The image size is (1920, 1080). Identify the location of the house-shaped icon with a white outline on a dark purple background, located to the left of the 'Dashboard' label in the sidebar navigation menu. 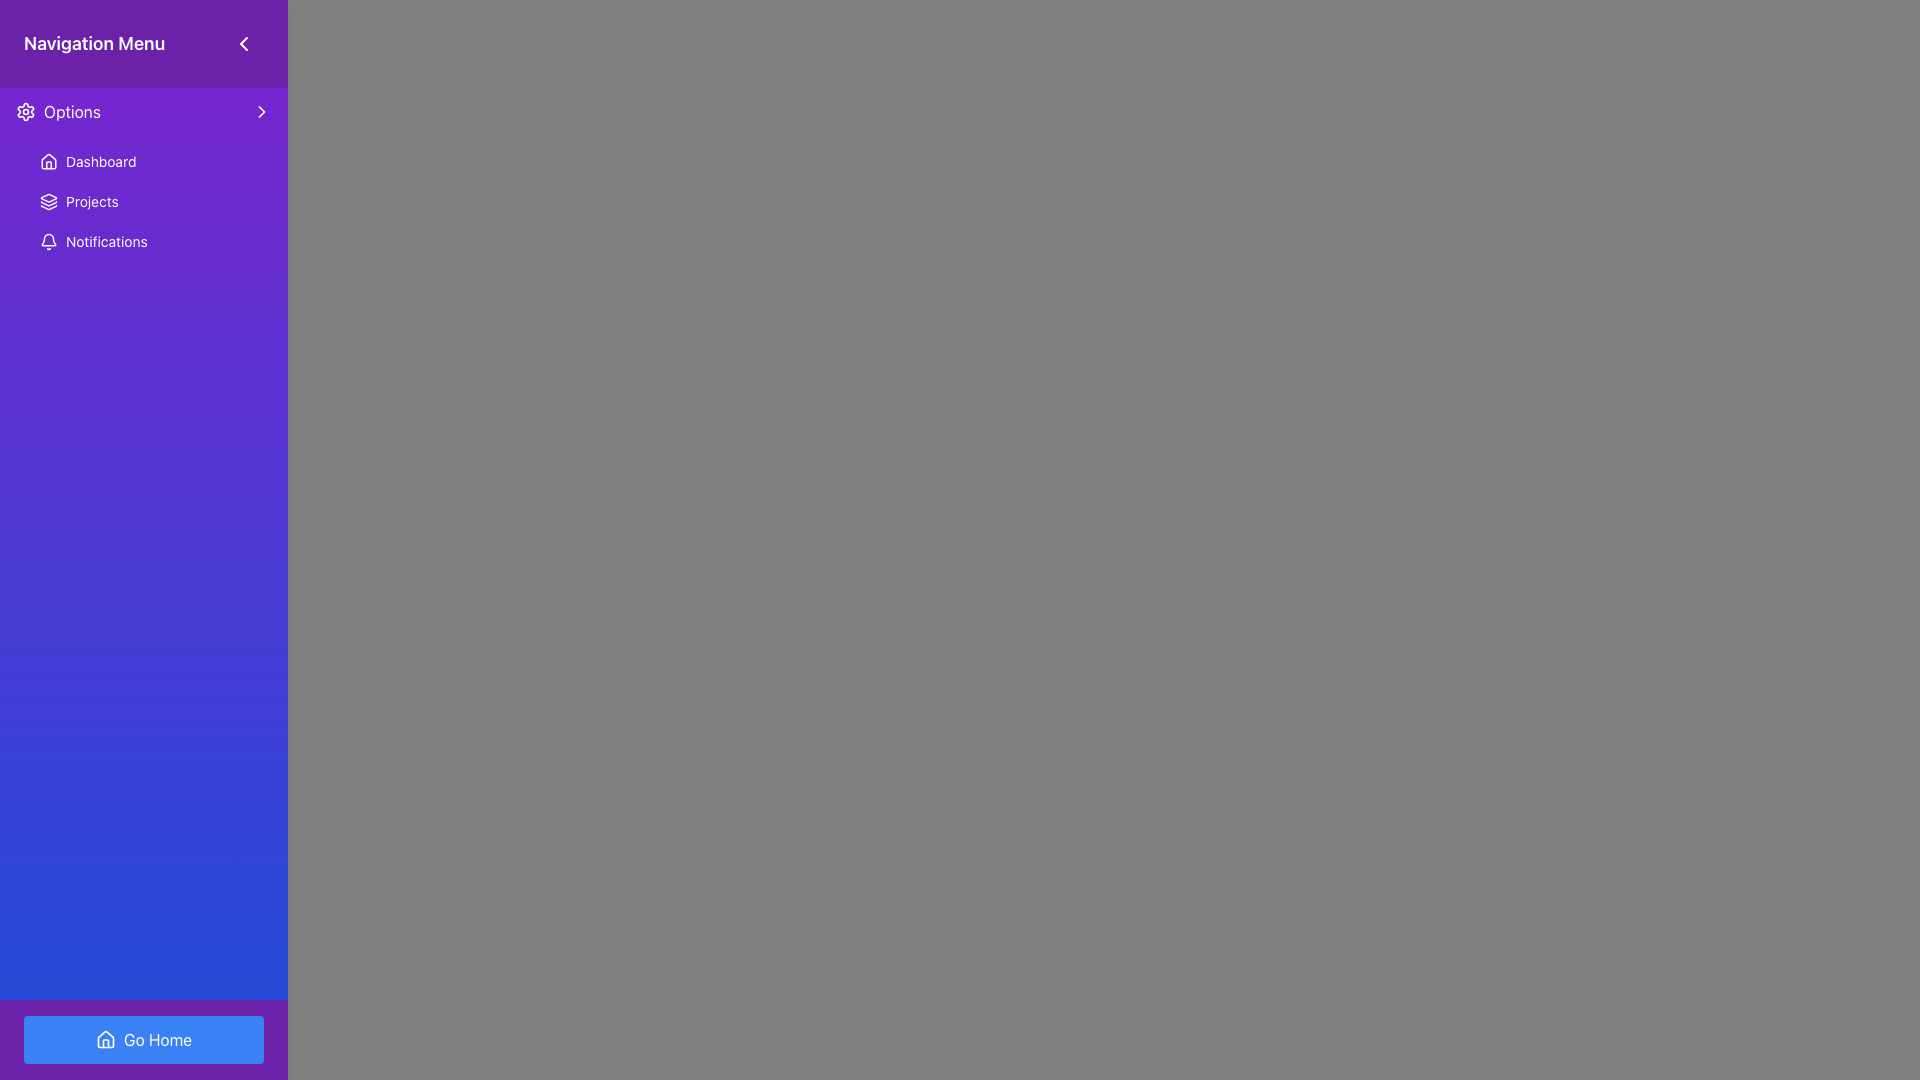
(48, 161).